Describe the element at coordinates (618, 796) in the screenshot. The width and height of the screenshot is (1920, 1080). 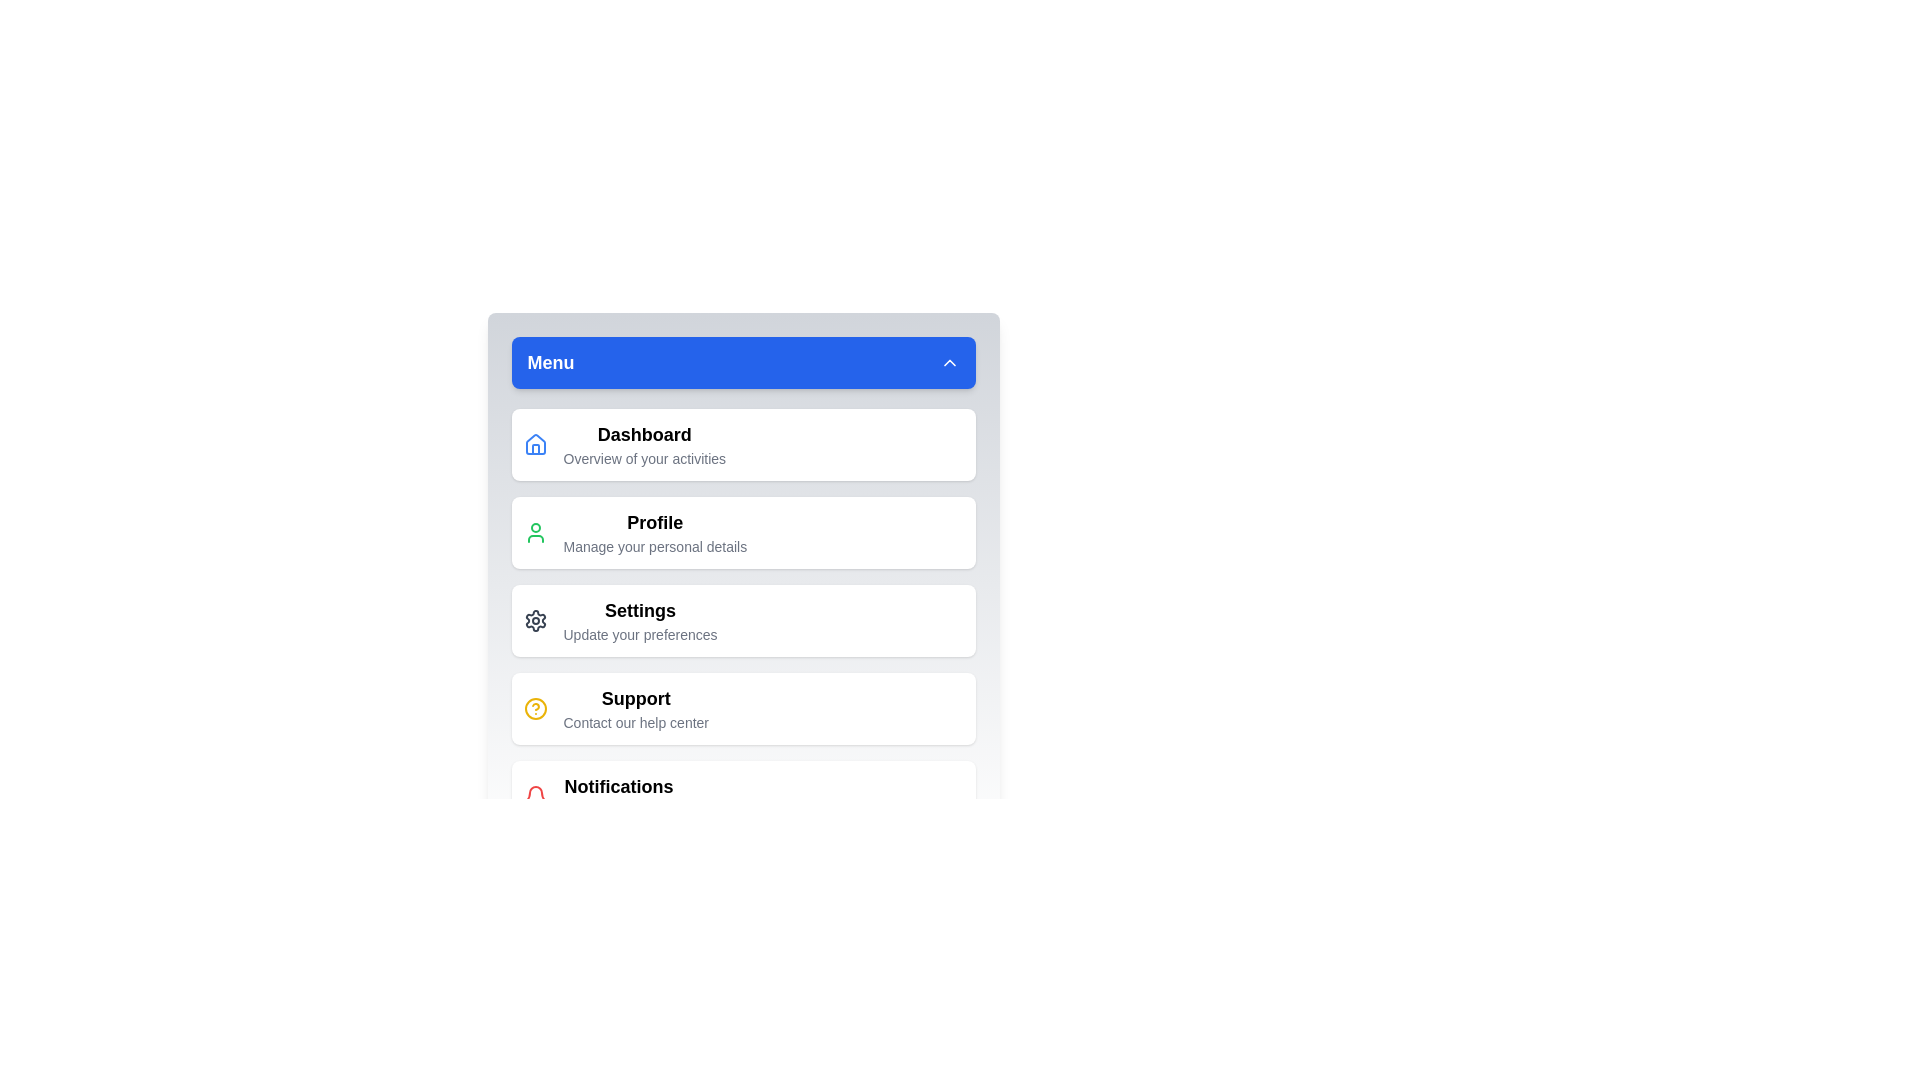
I see `informational text element labeled 'NotificationsView recent alerts' located under the 'Support' item in the menu structure` at that location.